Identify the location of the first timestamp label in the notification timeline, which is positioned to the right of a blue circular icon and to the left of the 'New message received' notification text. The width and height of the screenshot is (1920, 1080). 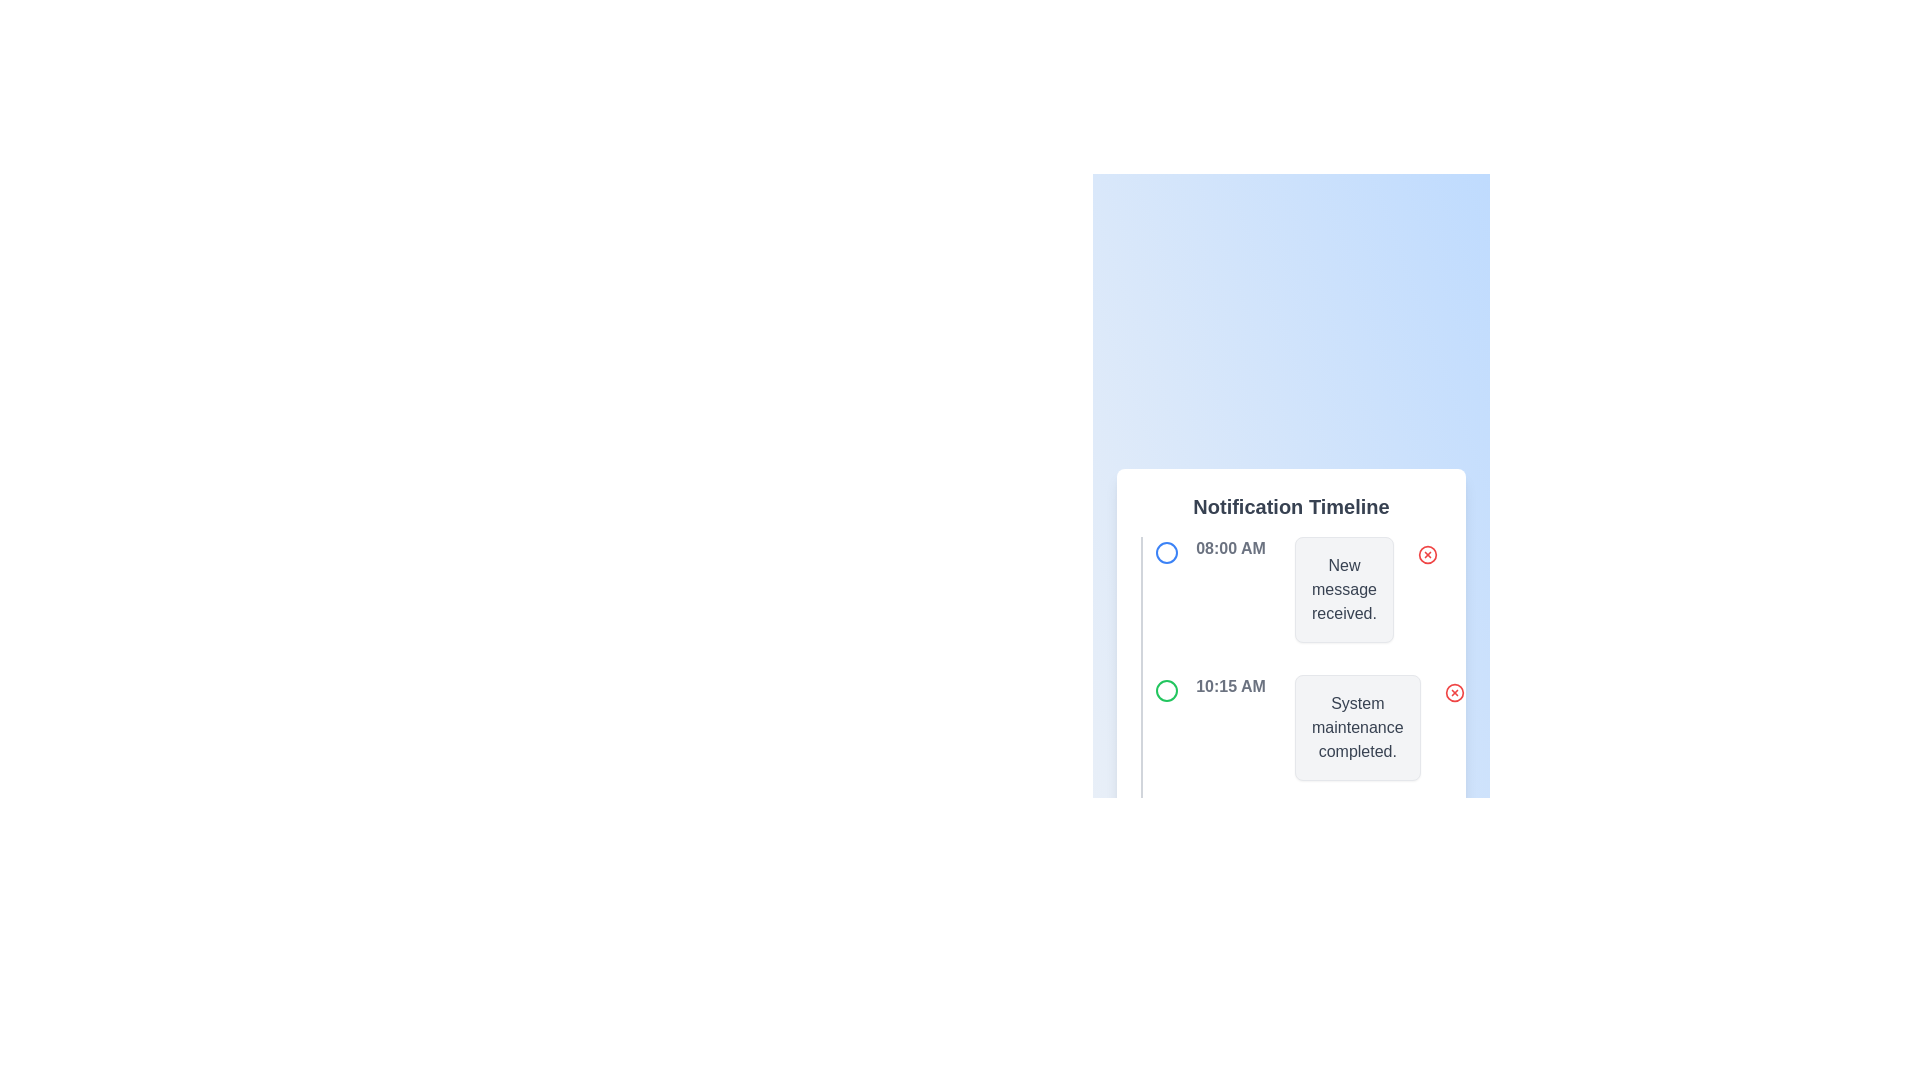
(1229, 548).